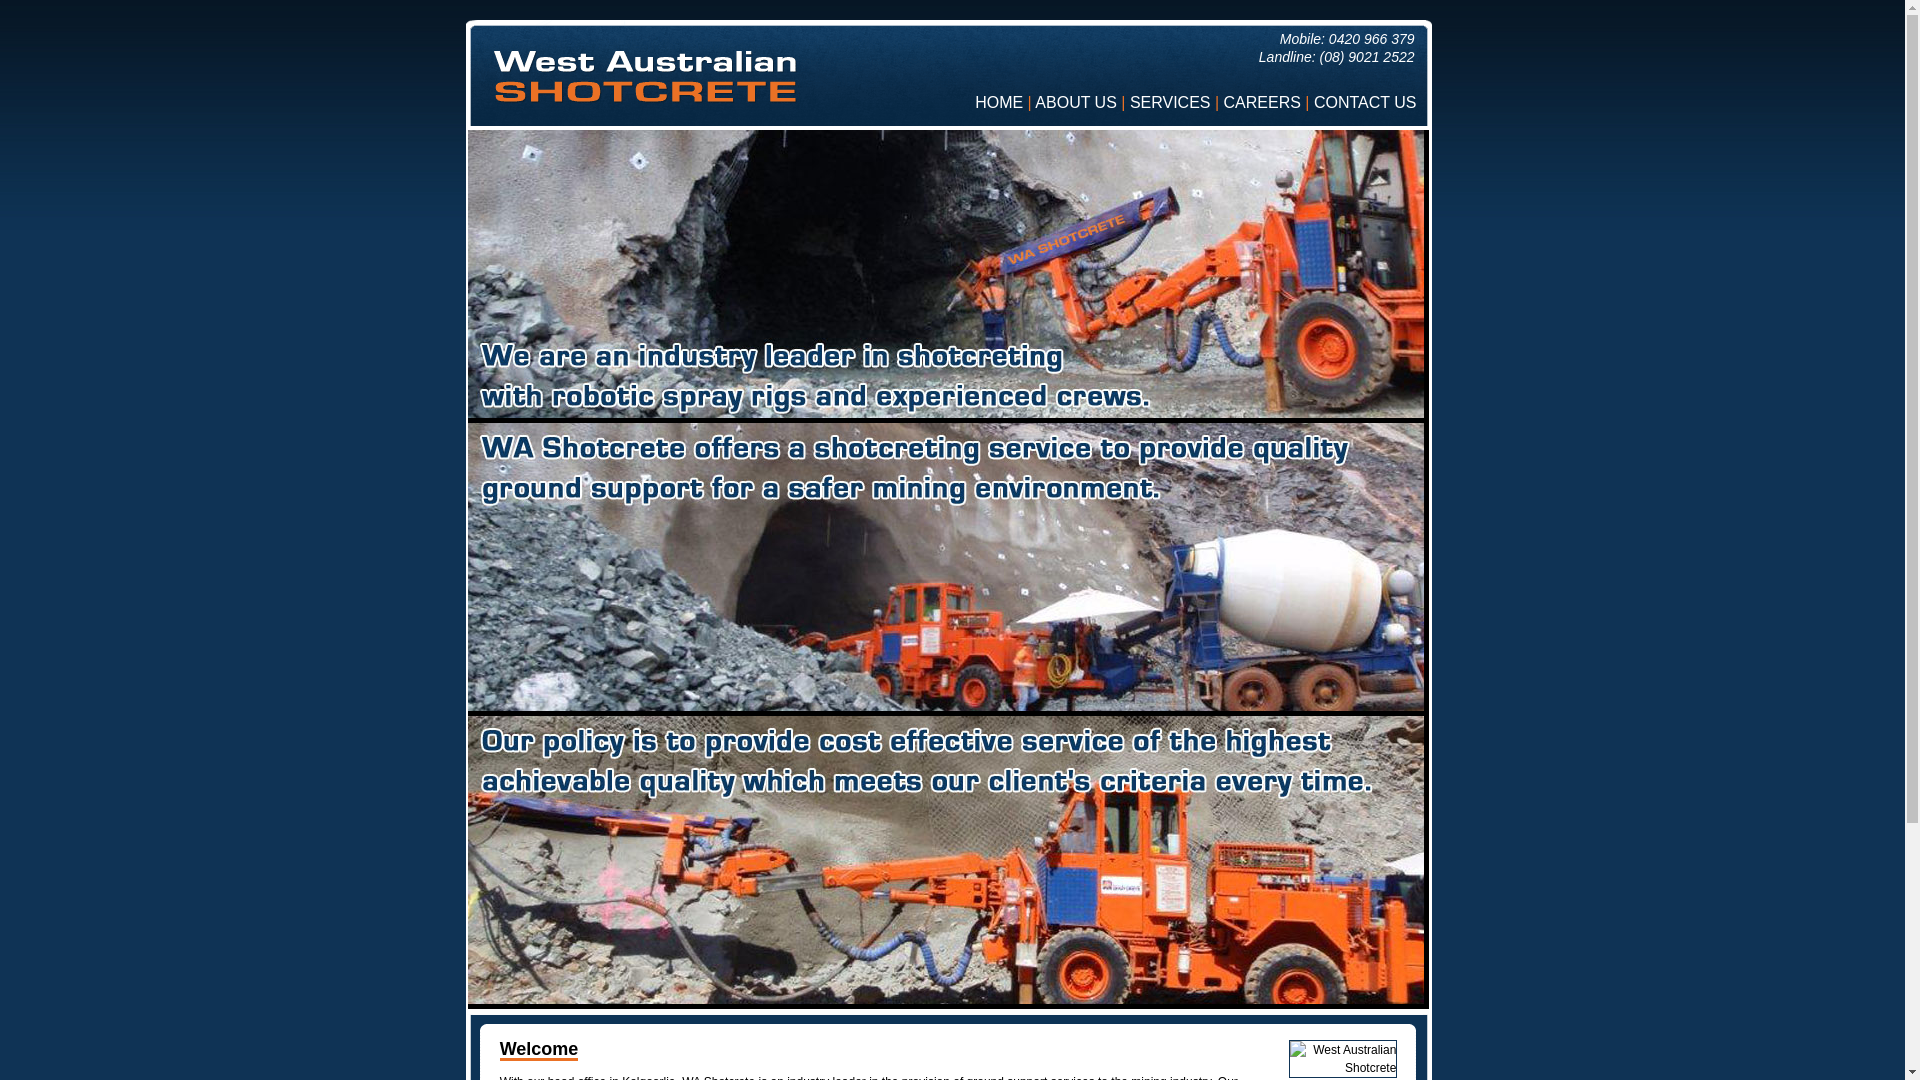 The width and height of the screenshot is (1920, 1080). Describe the element at coordinates (1364, 102) in the screenshot. I see `'CONTACT US'` at that location.